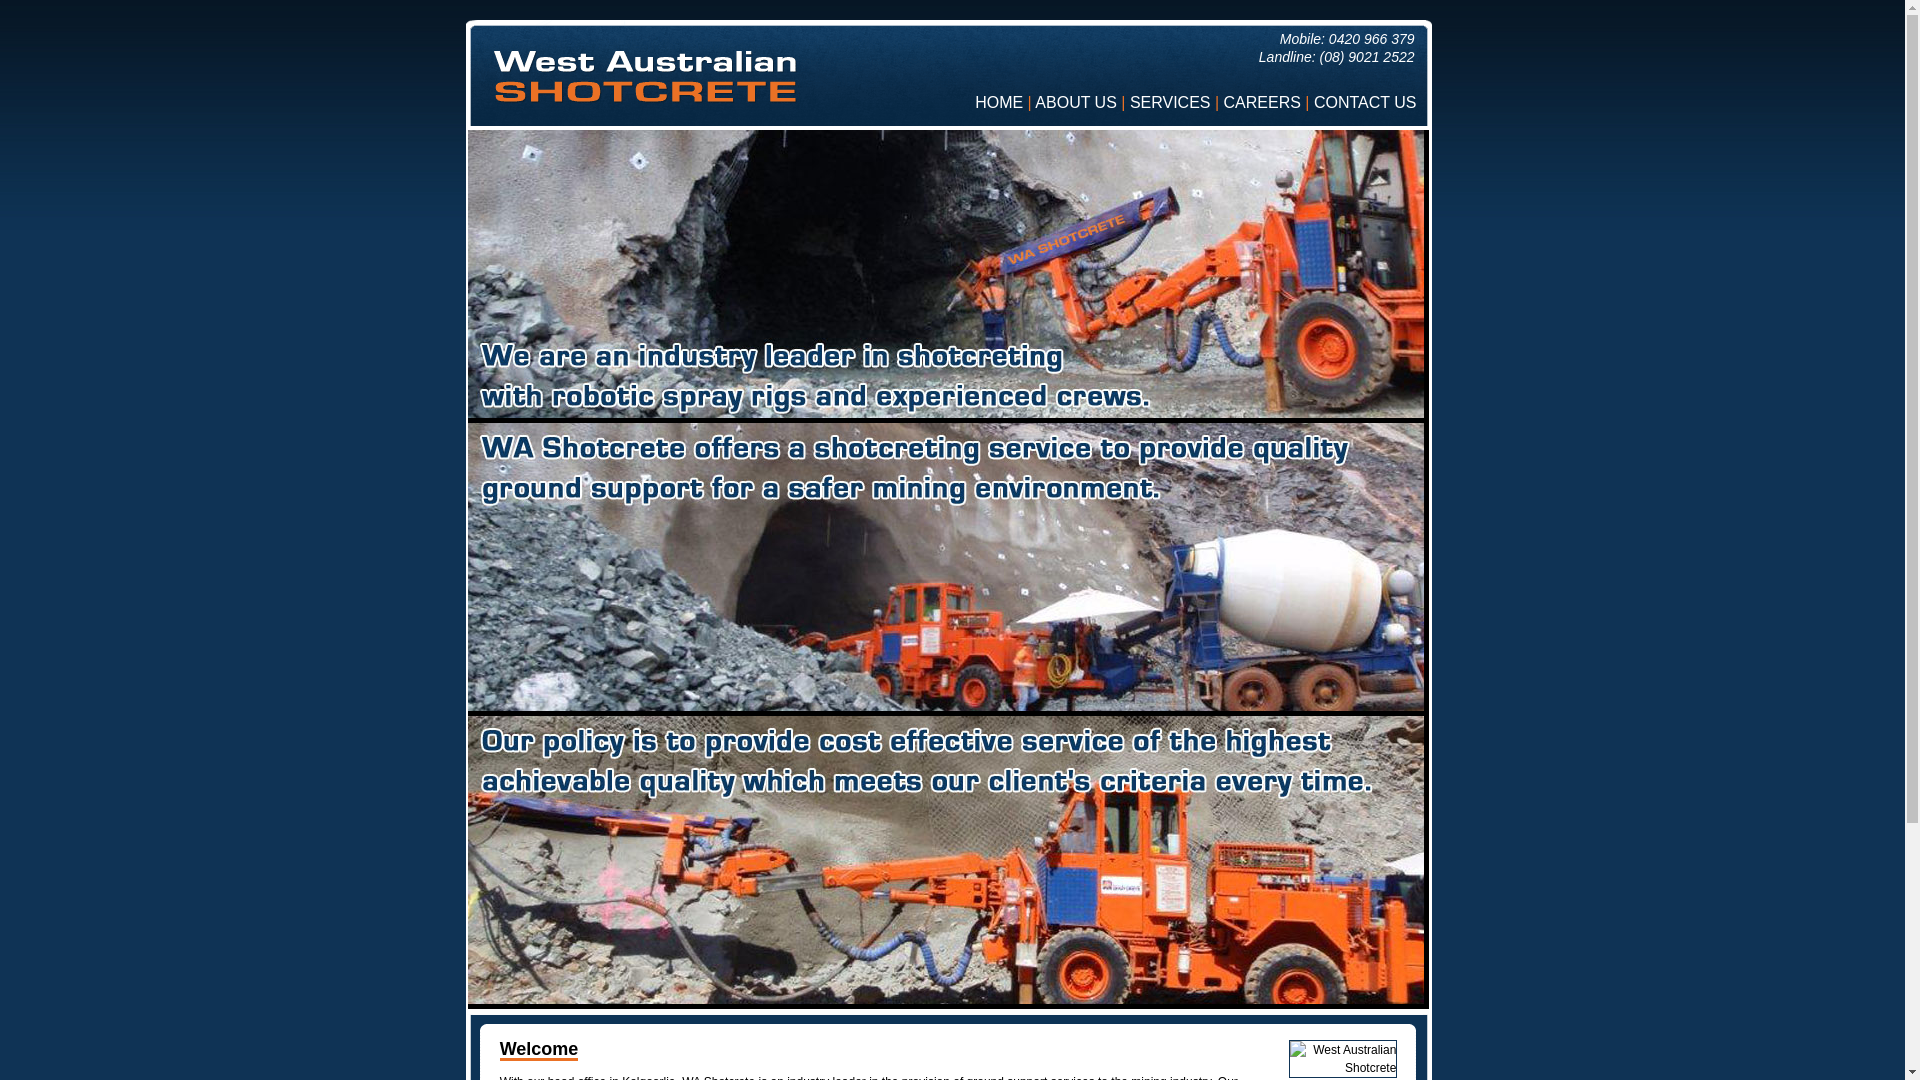 The width and height of the screenshot is (1920, 1080). Describe the element at coordinates (1364, 102) in the screenshot. I see `'CONTACT US'` at that location.